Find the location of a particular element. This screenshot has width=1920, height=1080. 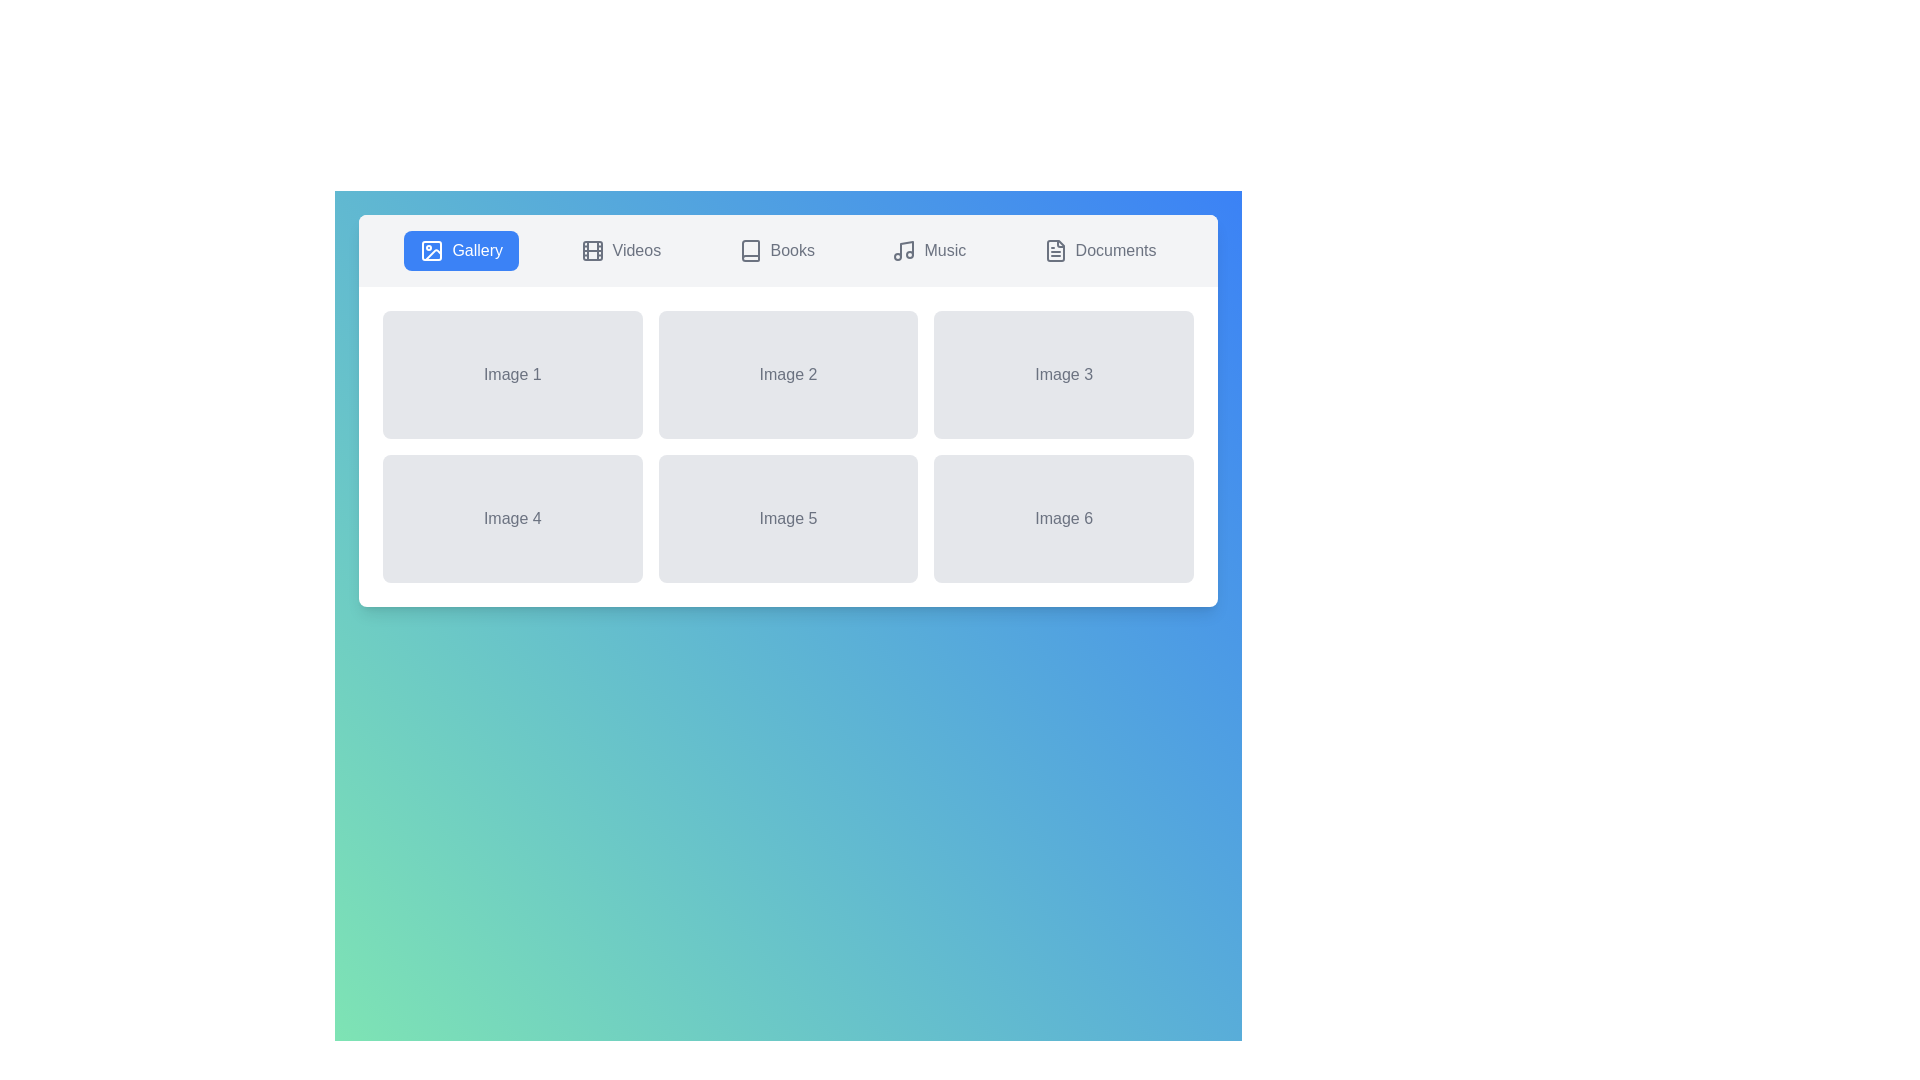

the card element that serves as a placeholder for 'Image 2', located in the upper row and middle column of a 3x2 grid layout is located at coordinates (787, 374).